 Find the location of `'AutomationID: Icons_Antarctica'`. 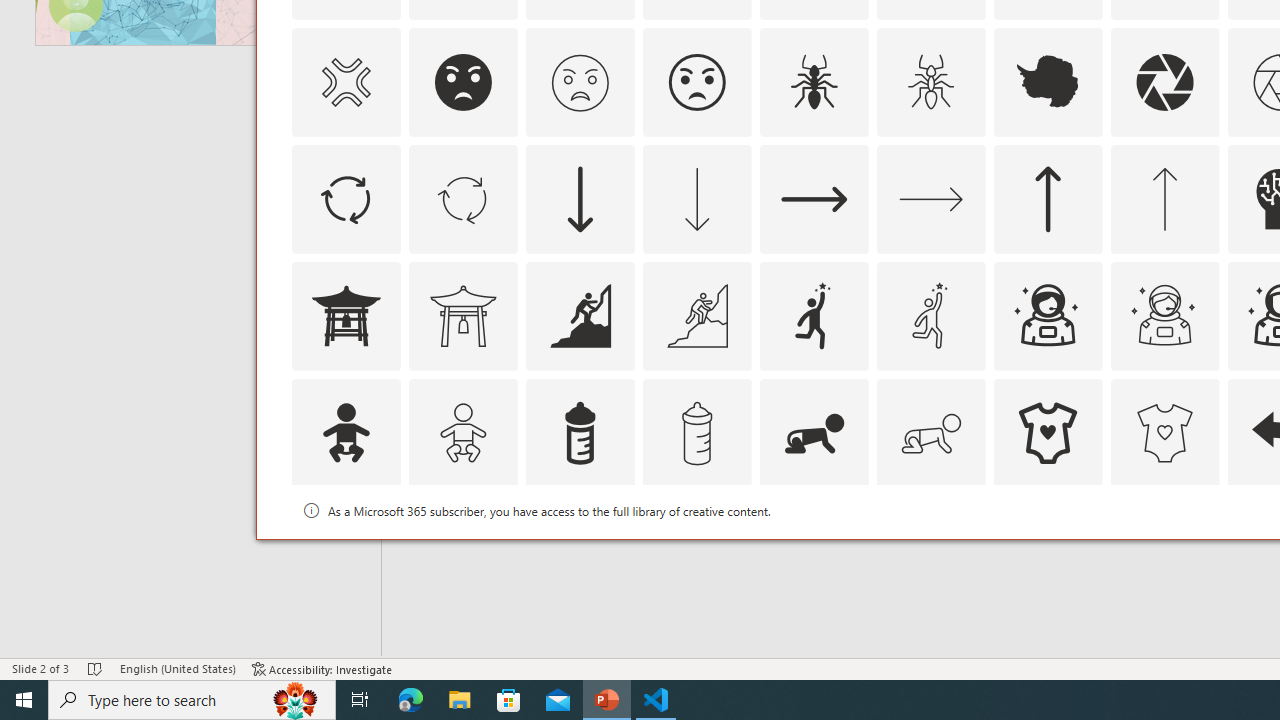

'AutomationID: Icons_Antarctica' is located at coordinates (1047, 81).